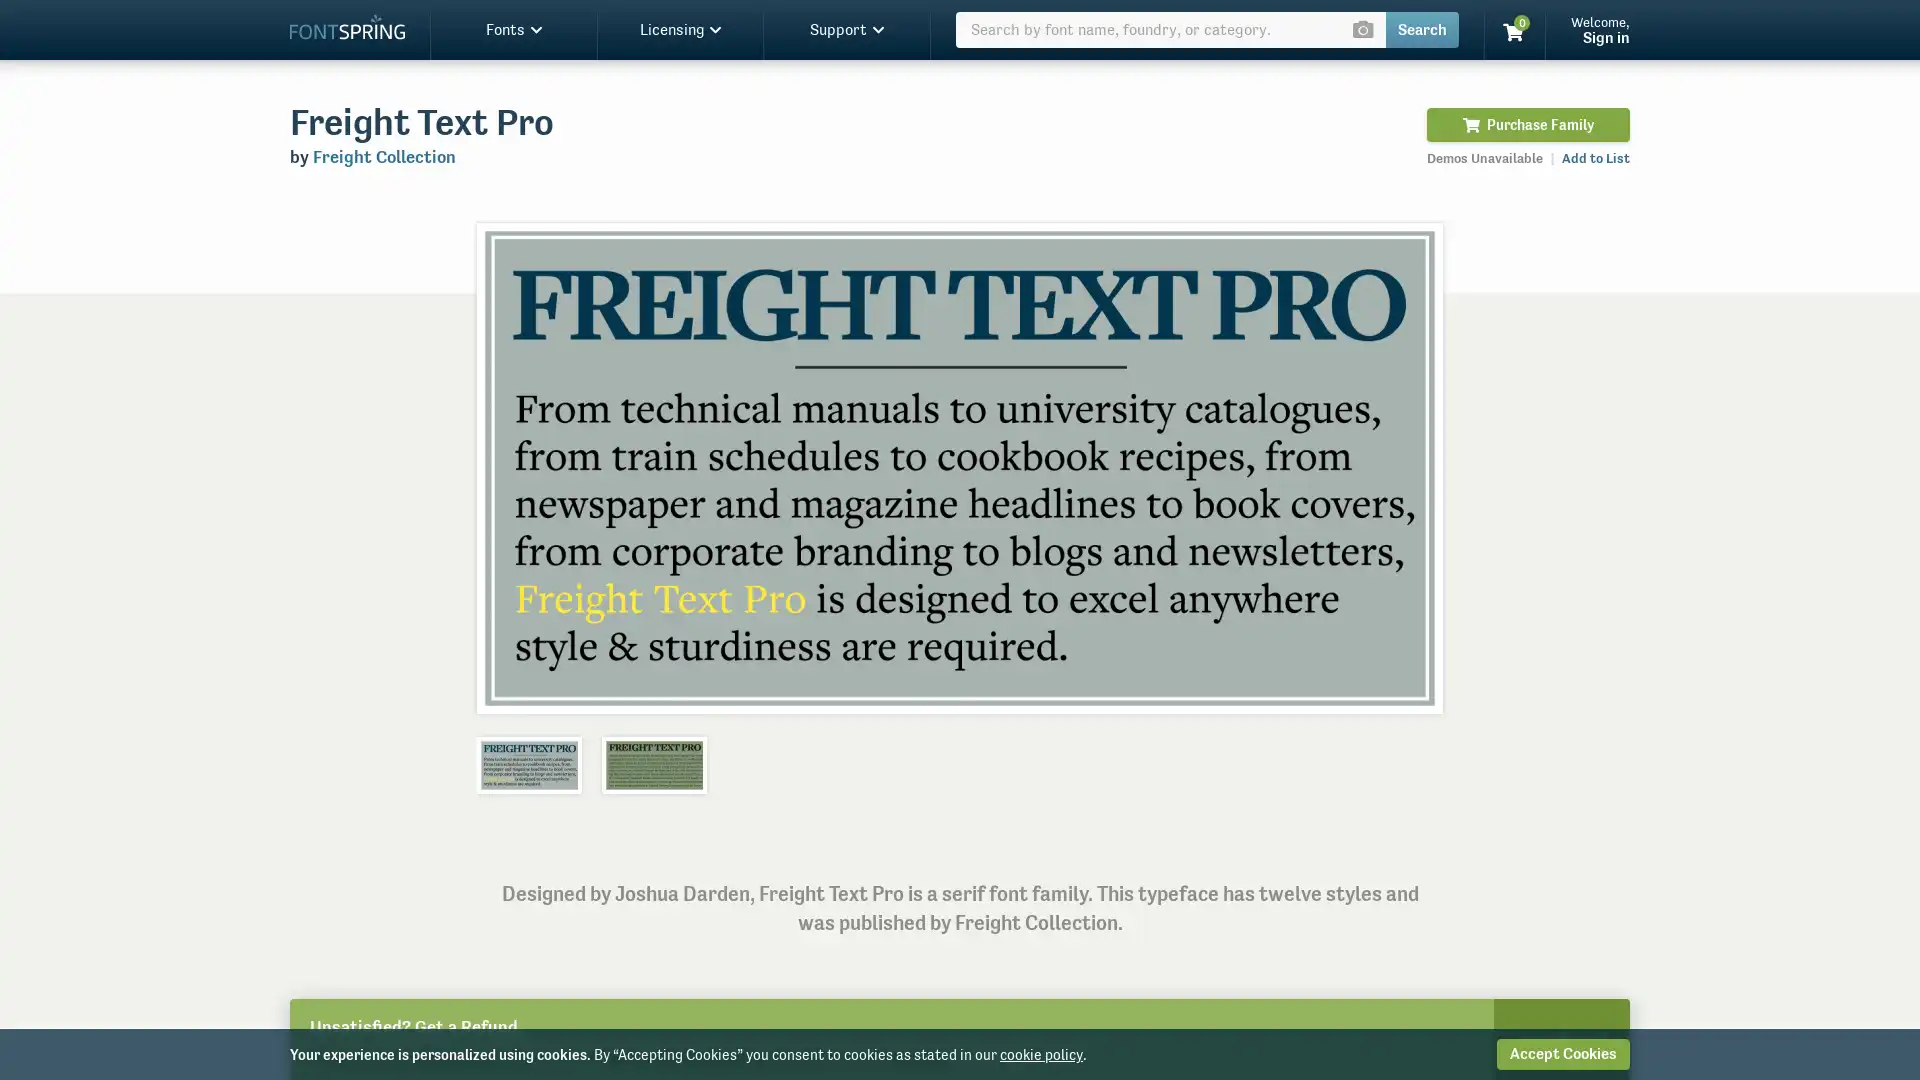 The height and width of the screenshot is (1080, 1920). I want to click on Accept Cookies, so click(1562, 1053).